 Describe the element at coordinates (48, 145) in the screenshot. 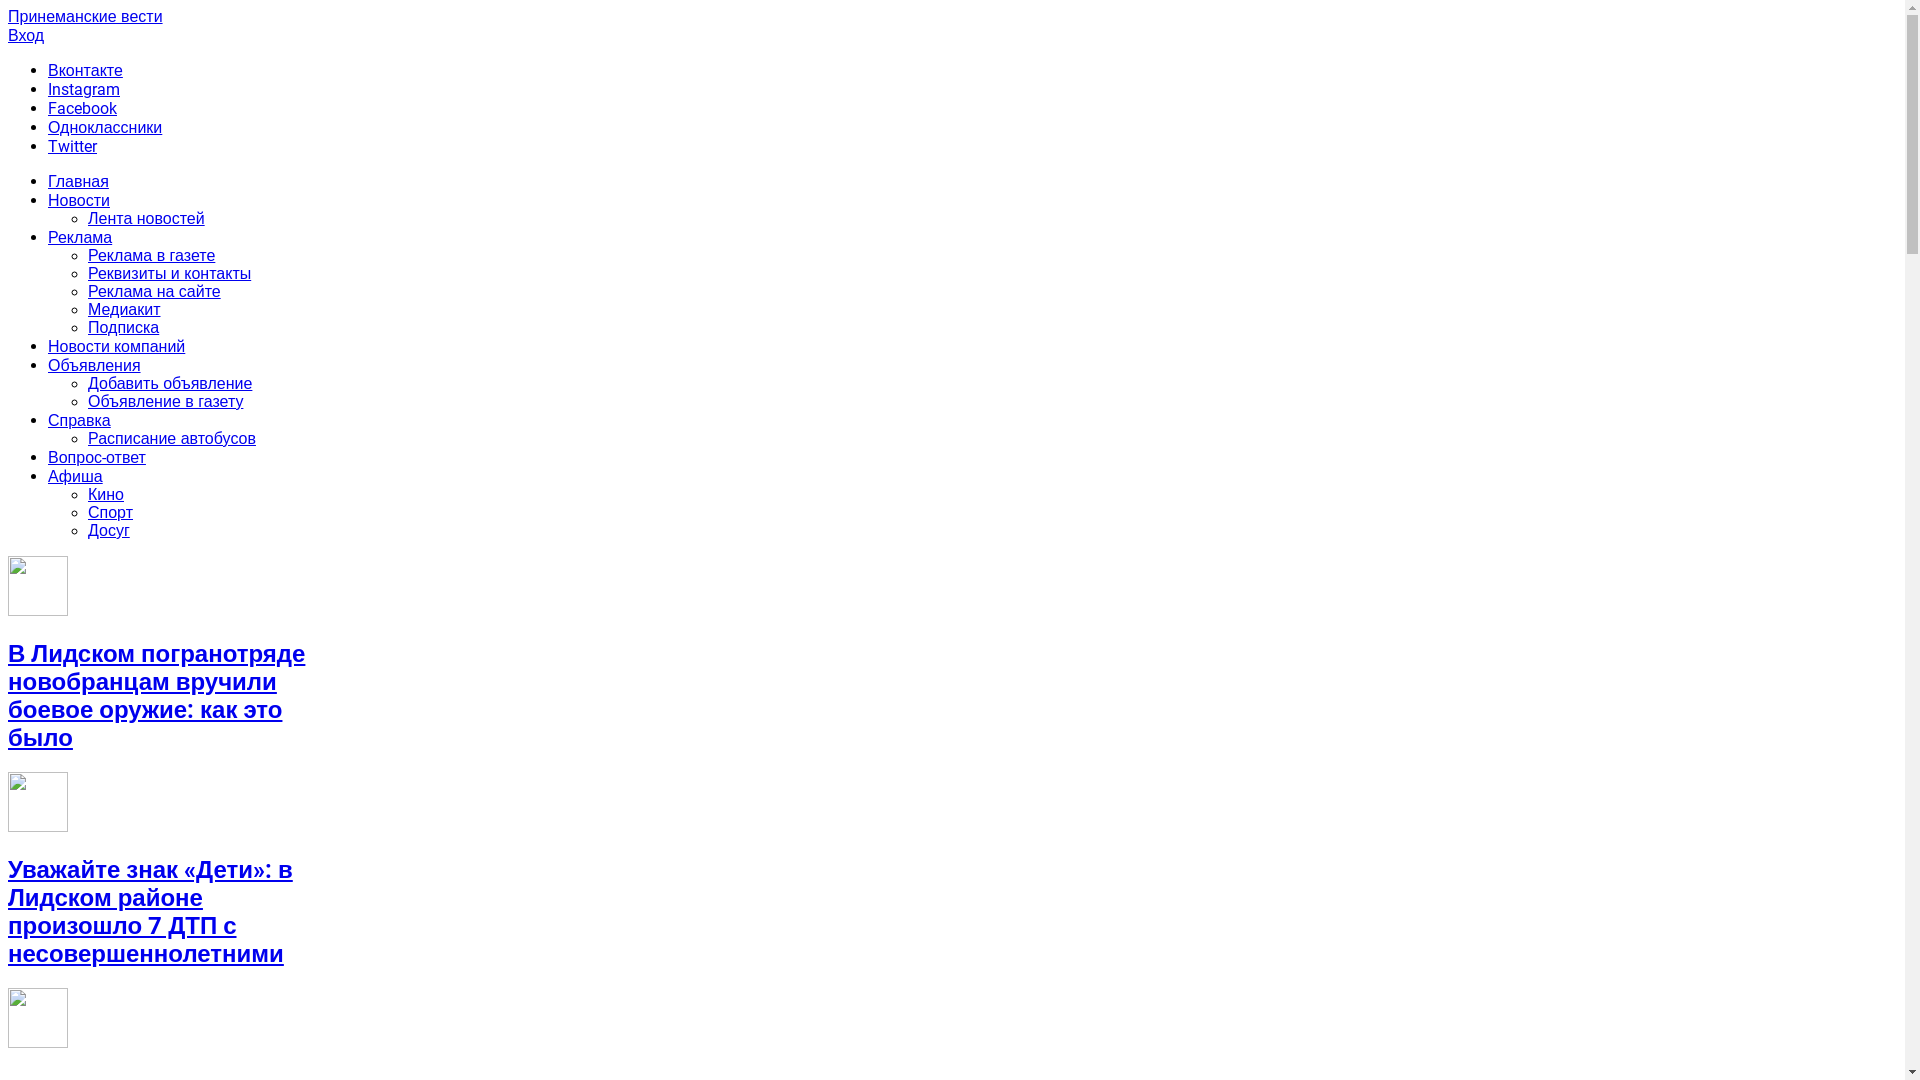

I see `'Twitter'` at that location.